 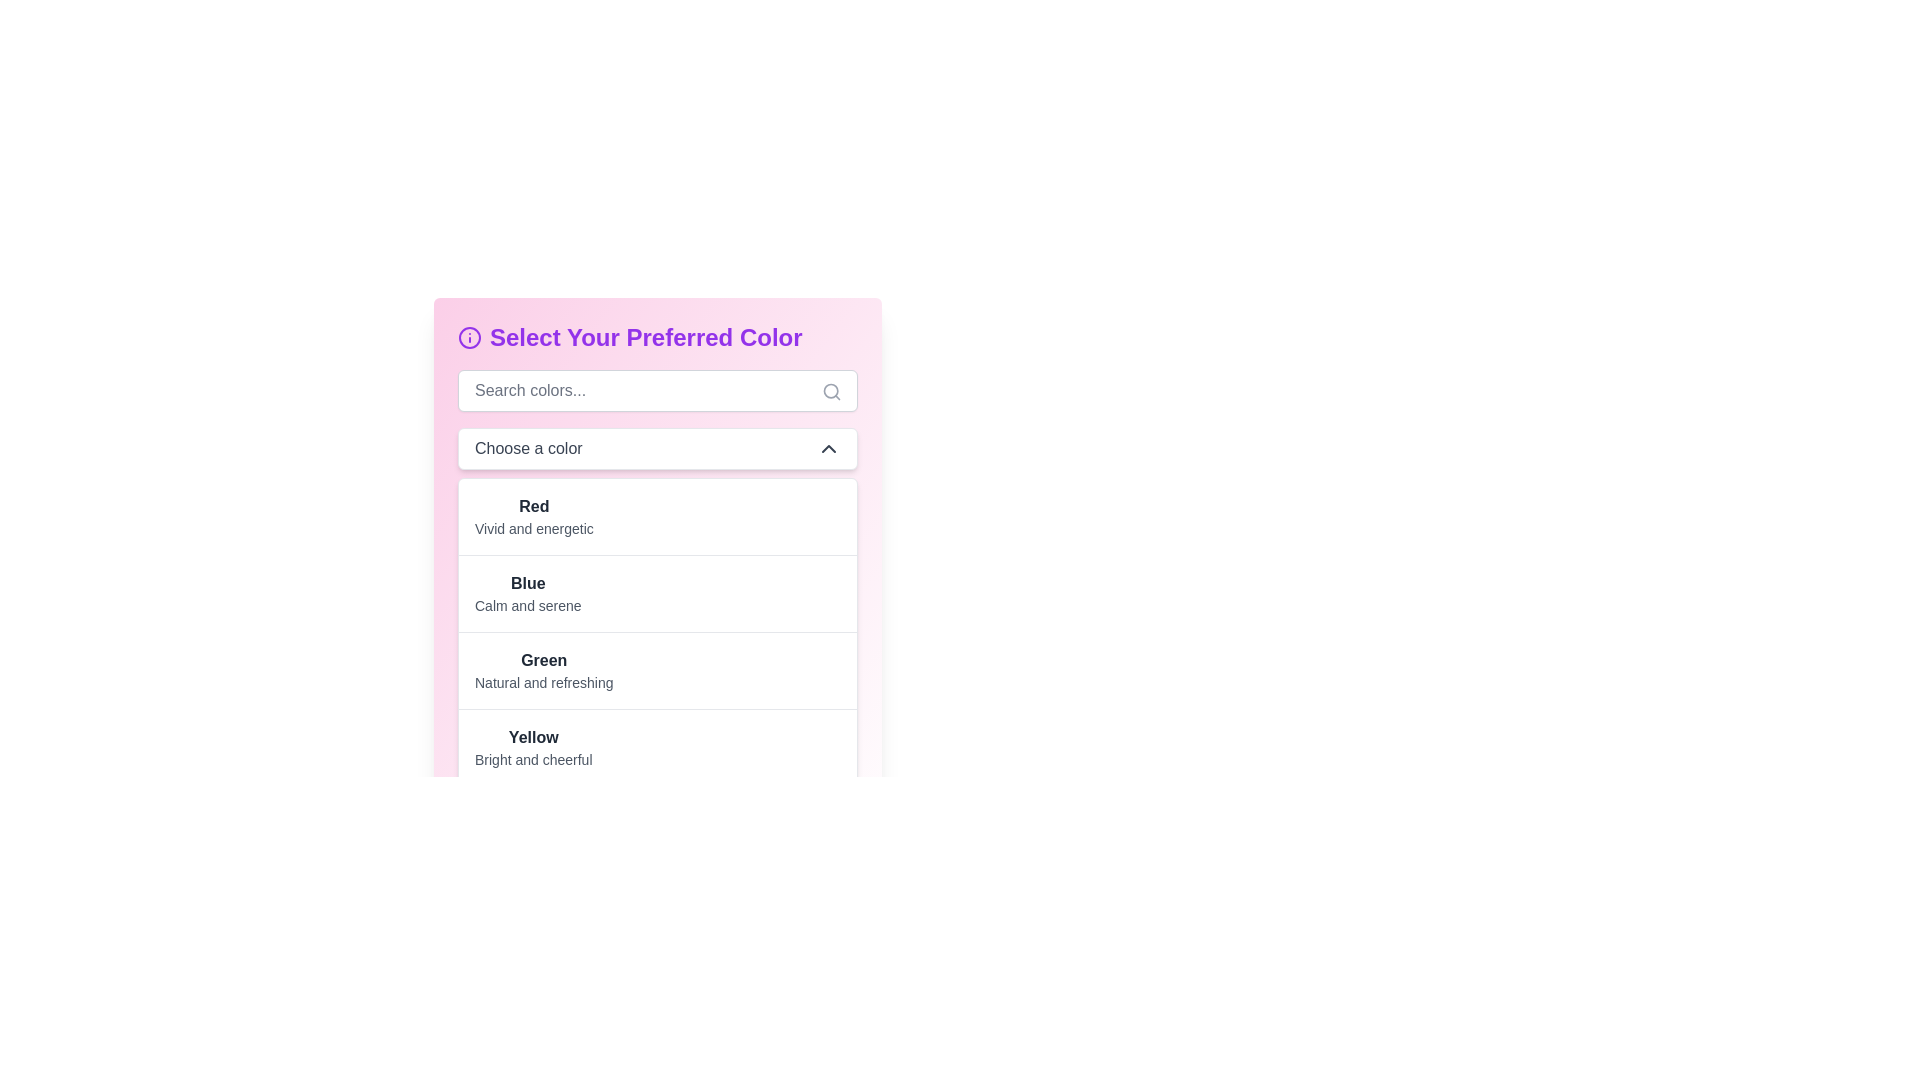 What do you see at coordinates (528, 447) in the screenshot?
I see `the static text element displaying 'Choose a color' in dark gray font, located within a white rectangular area, near the top-center of the interface` at bounding box center [528, 447].